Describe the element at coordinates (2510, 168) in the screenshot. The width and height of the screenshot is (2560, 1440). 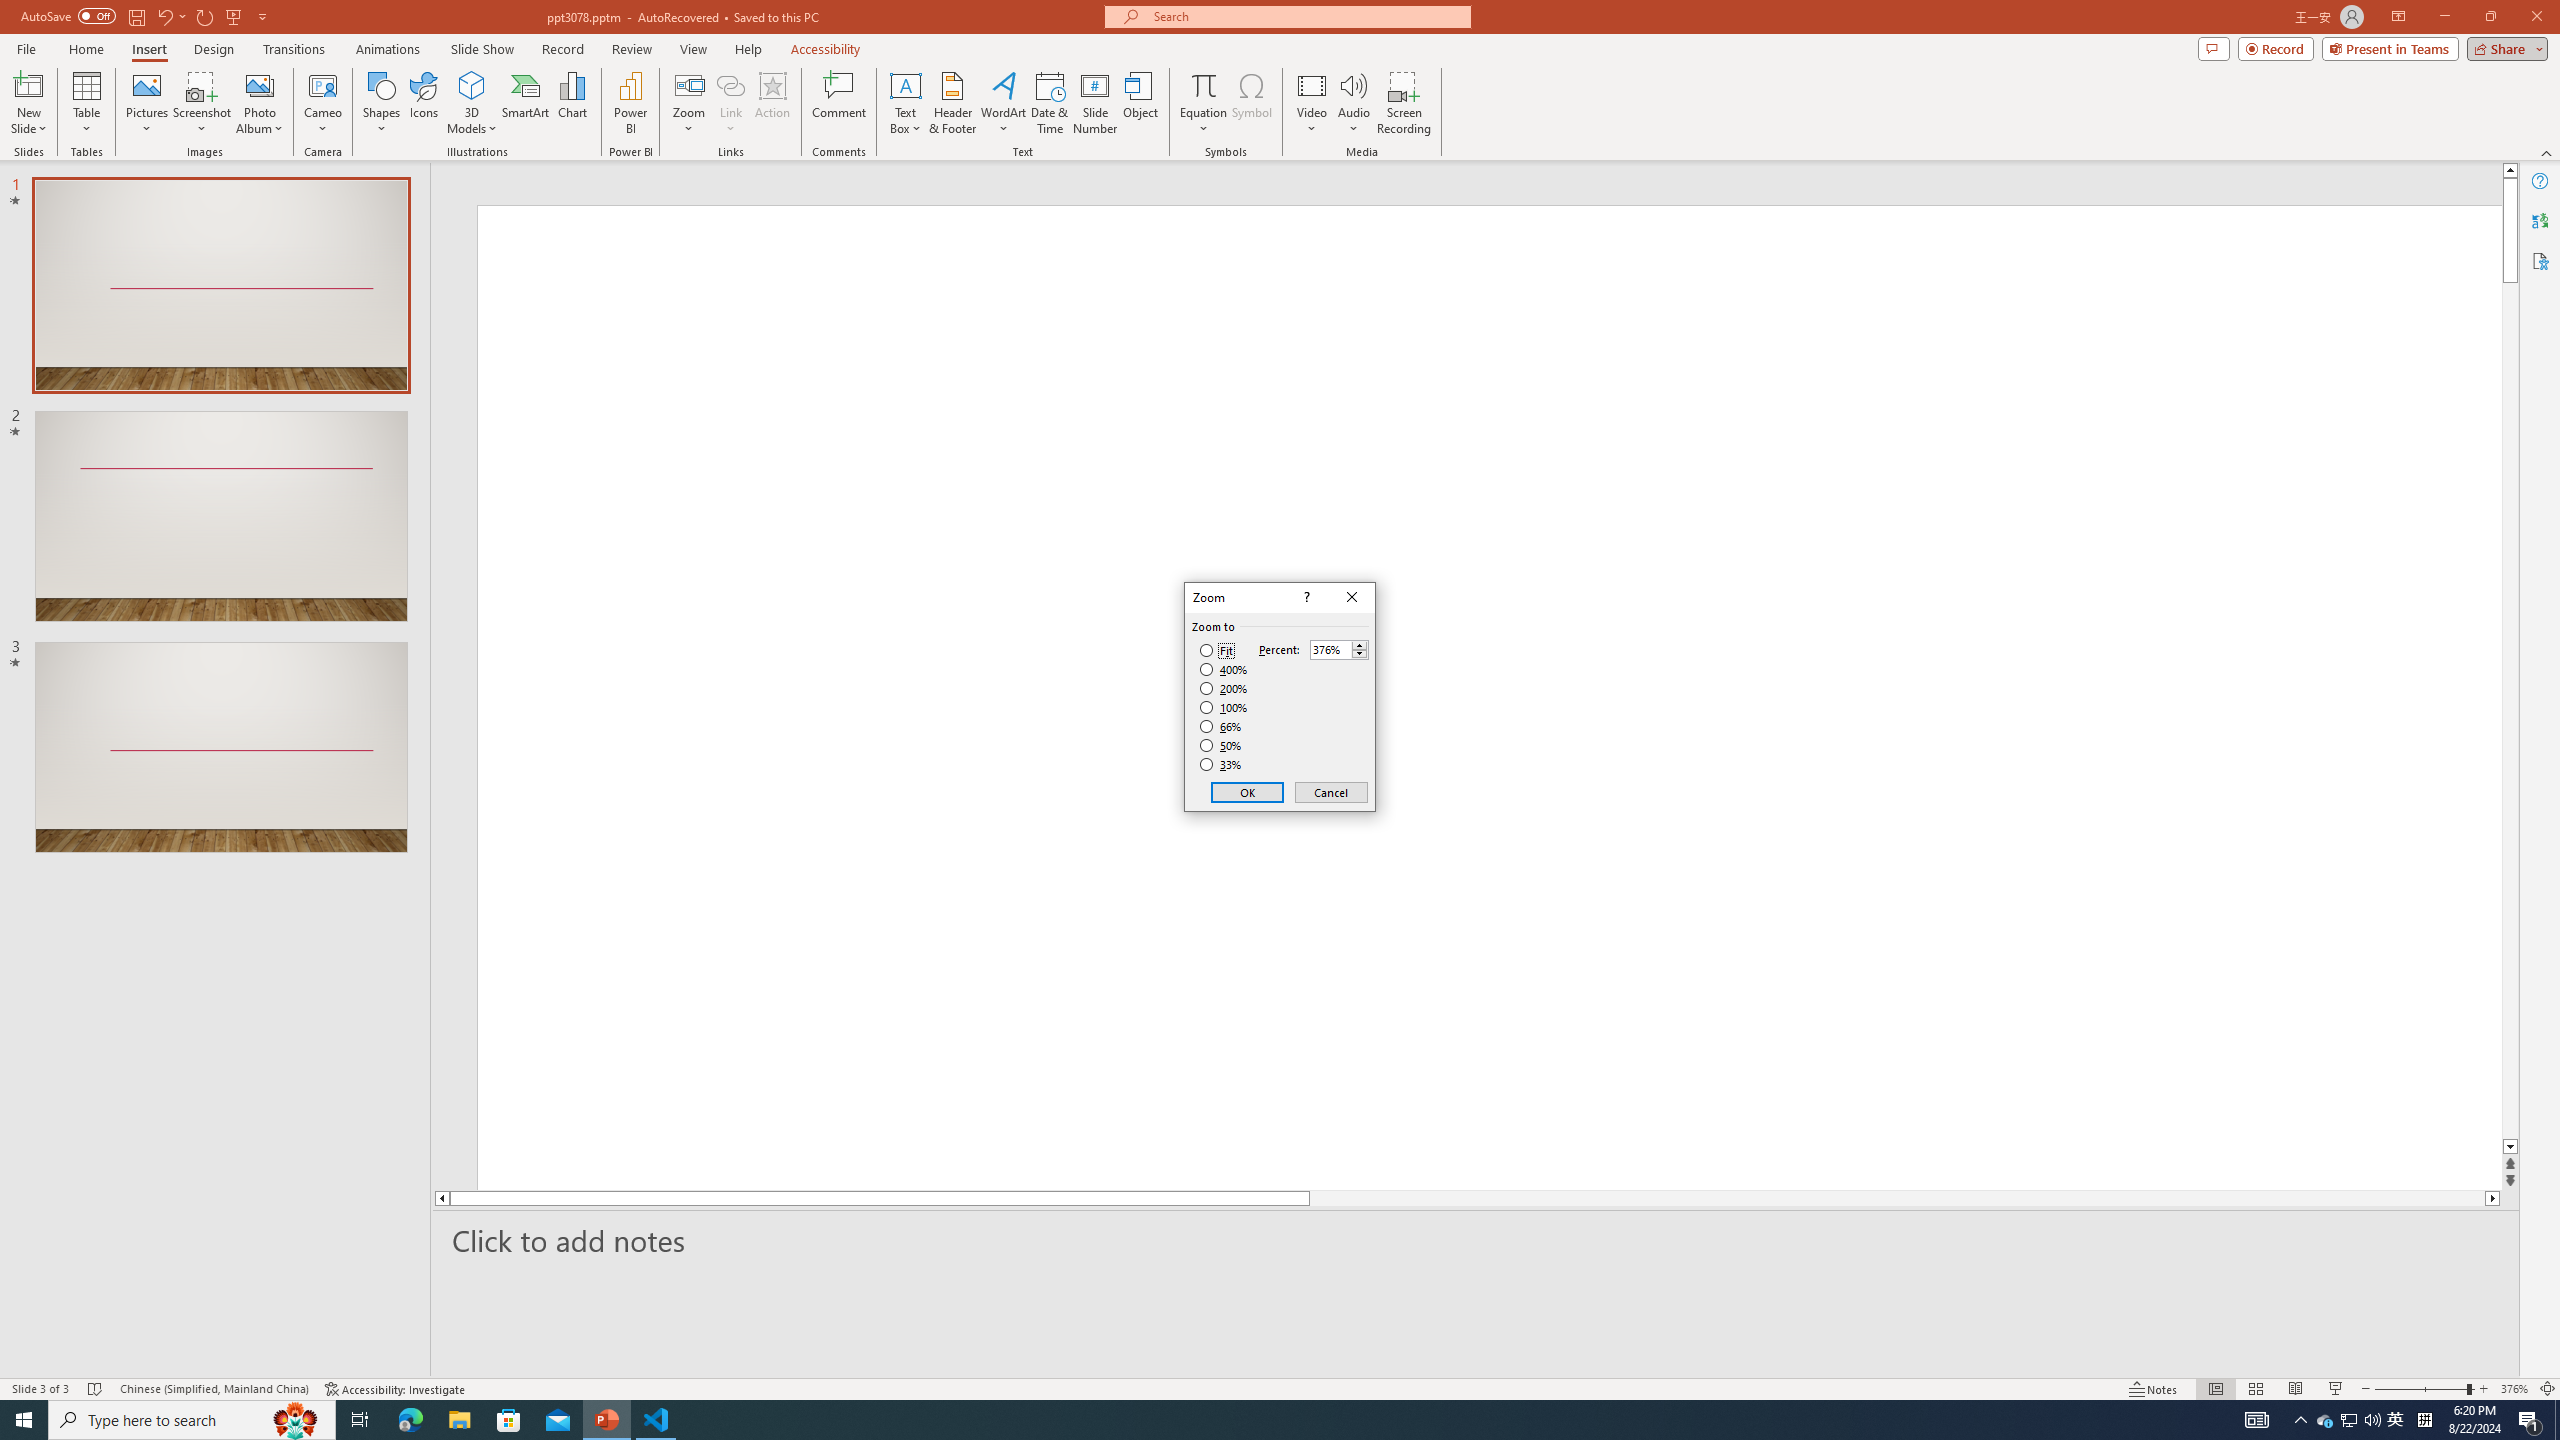
I see `'Line up'` at that location.